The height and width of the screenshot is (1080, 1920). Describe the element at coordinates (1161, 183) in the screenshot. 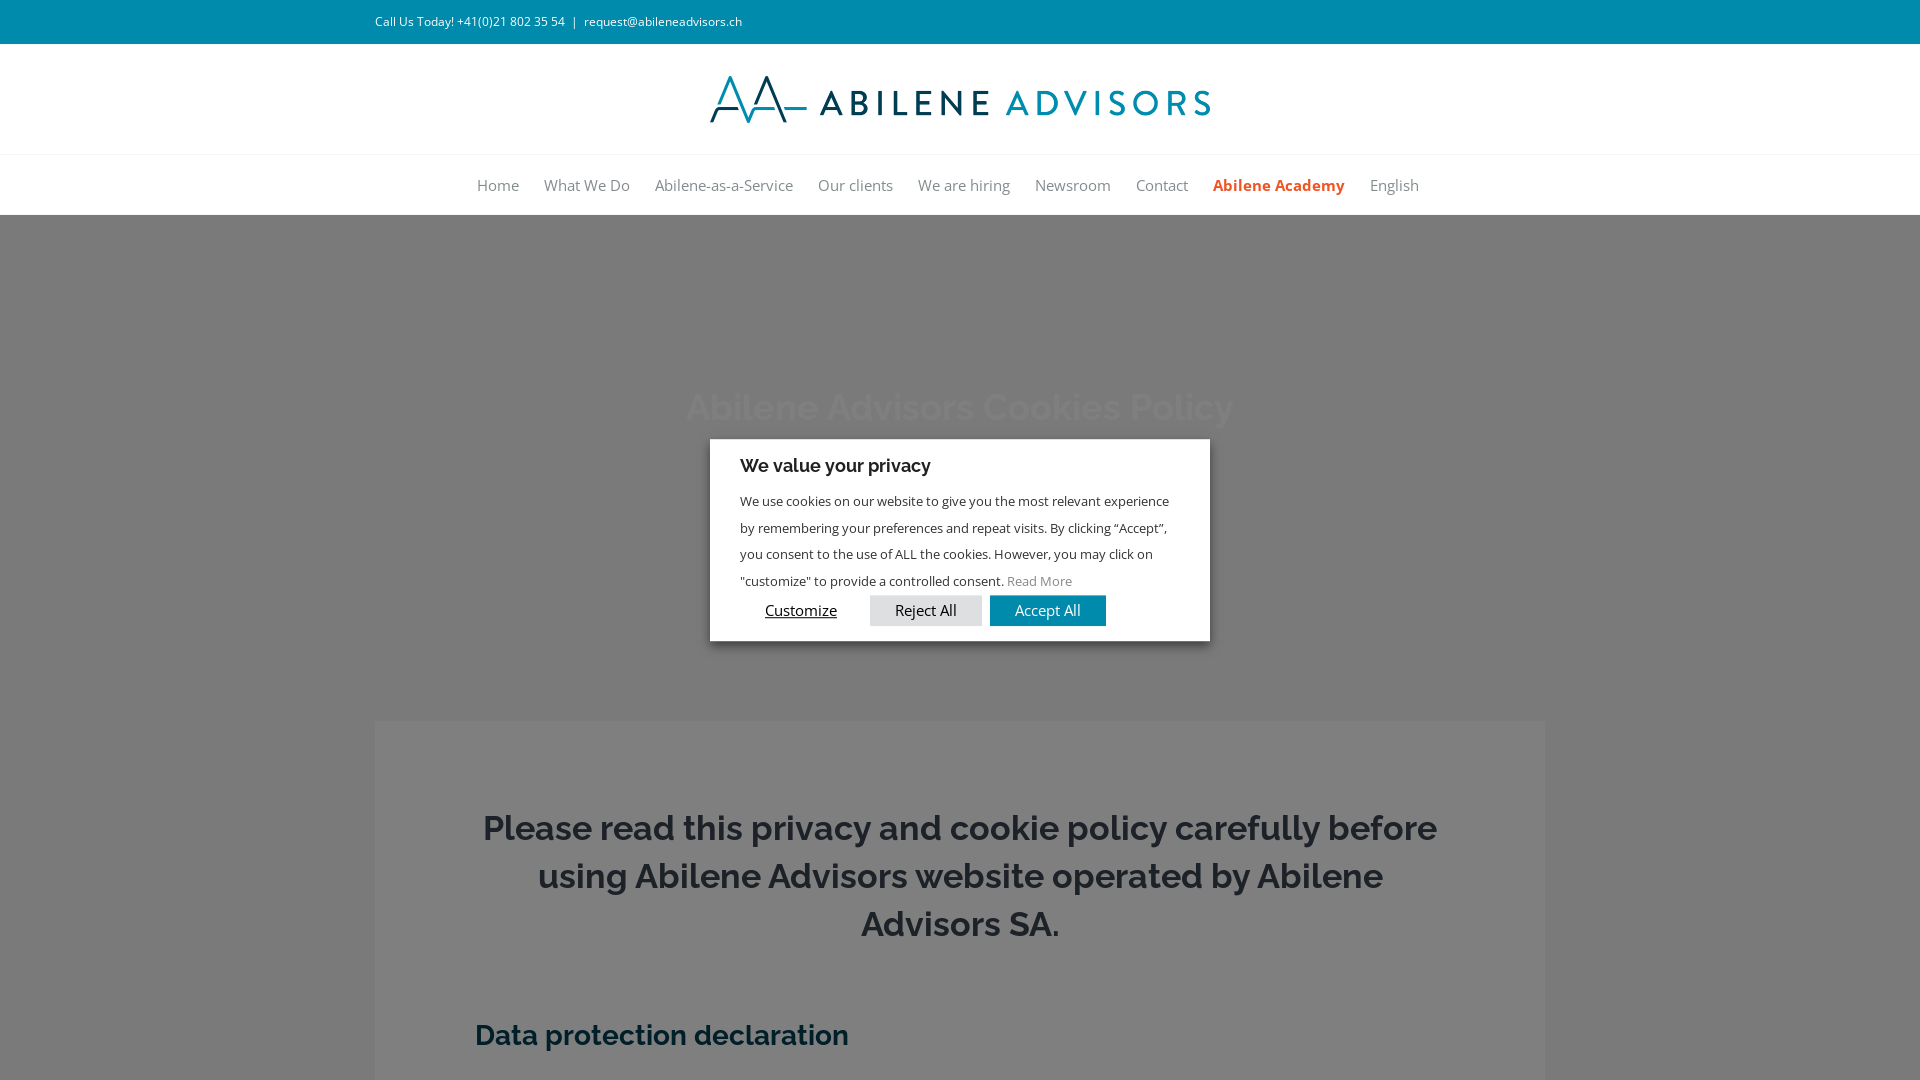

I see `'Contact'` at that location.